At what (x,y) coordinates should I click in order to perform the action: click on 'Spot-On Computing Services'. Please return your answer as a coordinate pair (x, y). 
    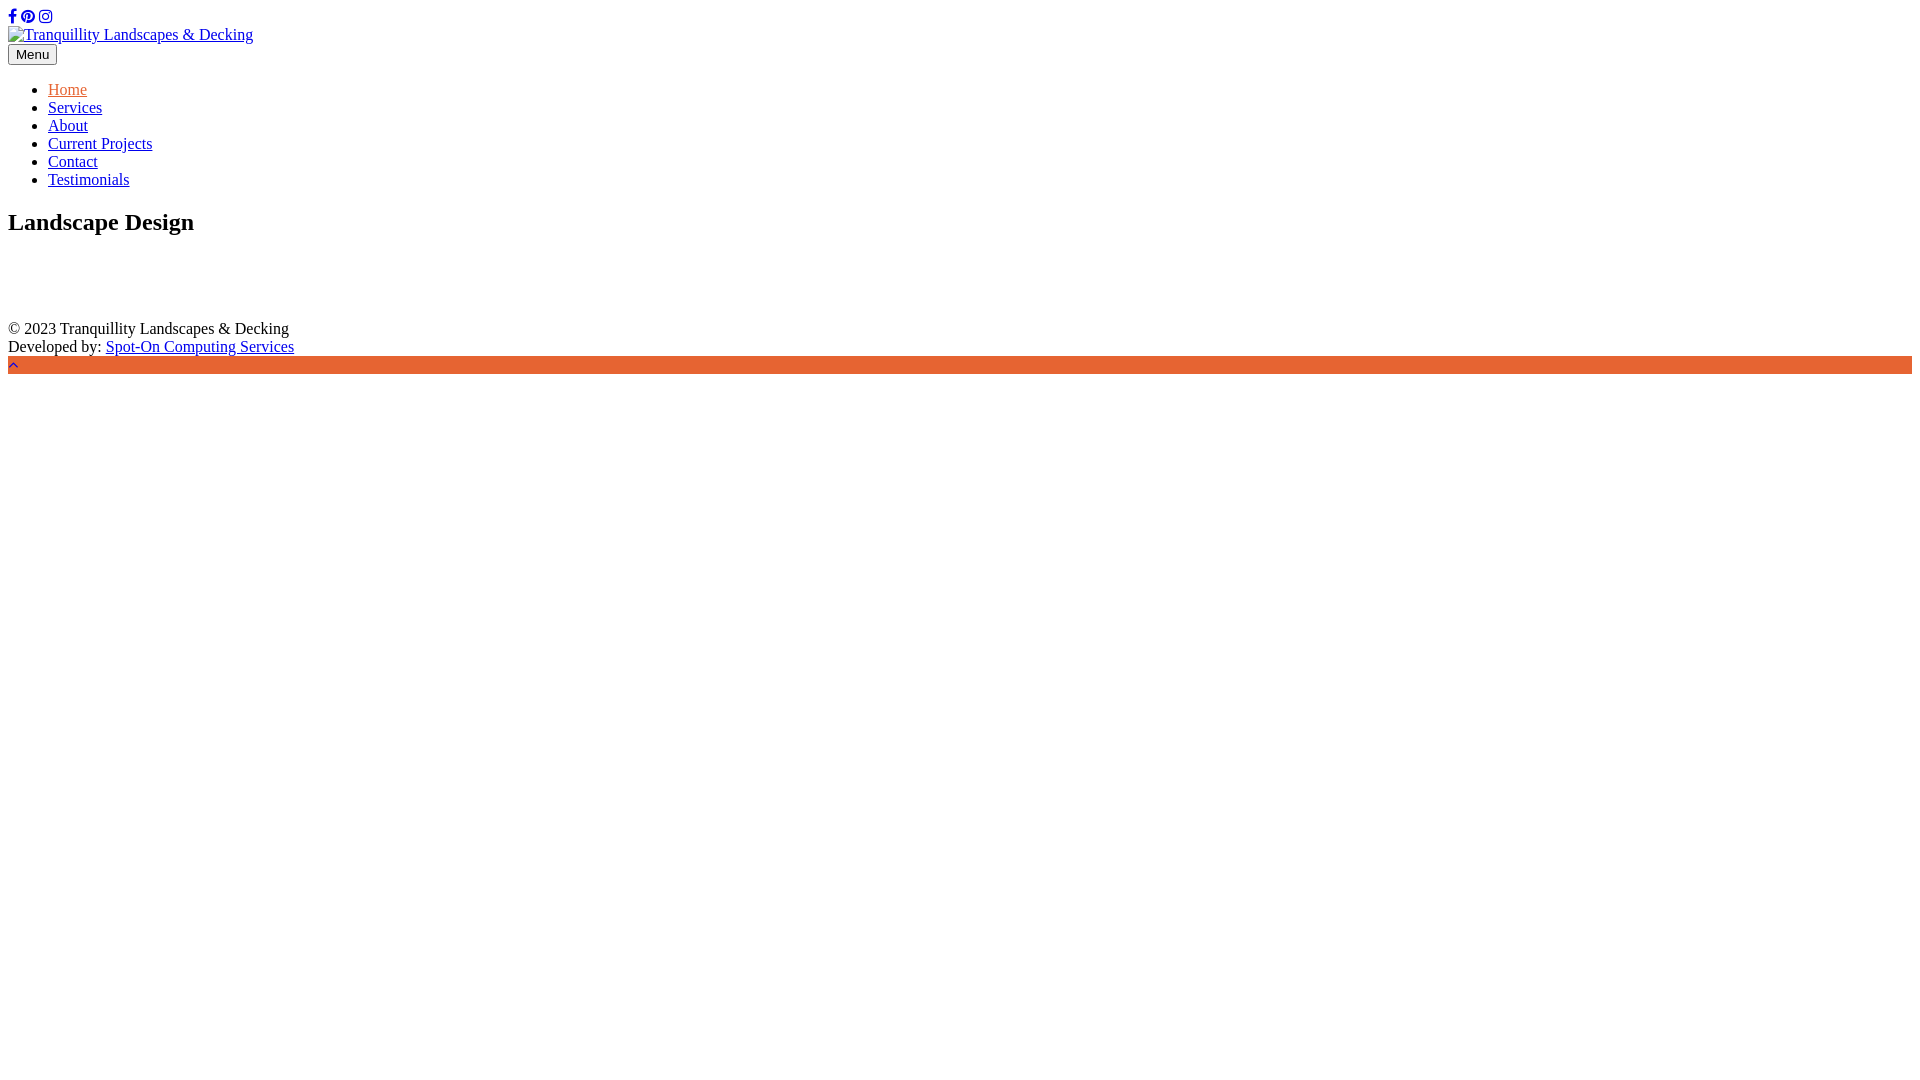
    Looking at the image, I should click on (200, 345).